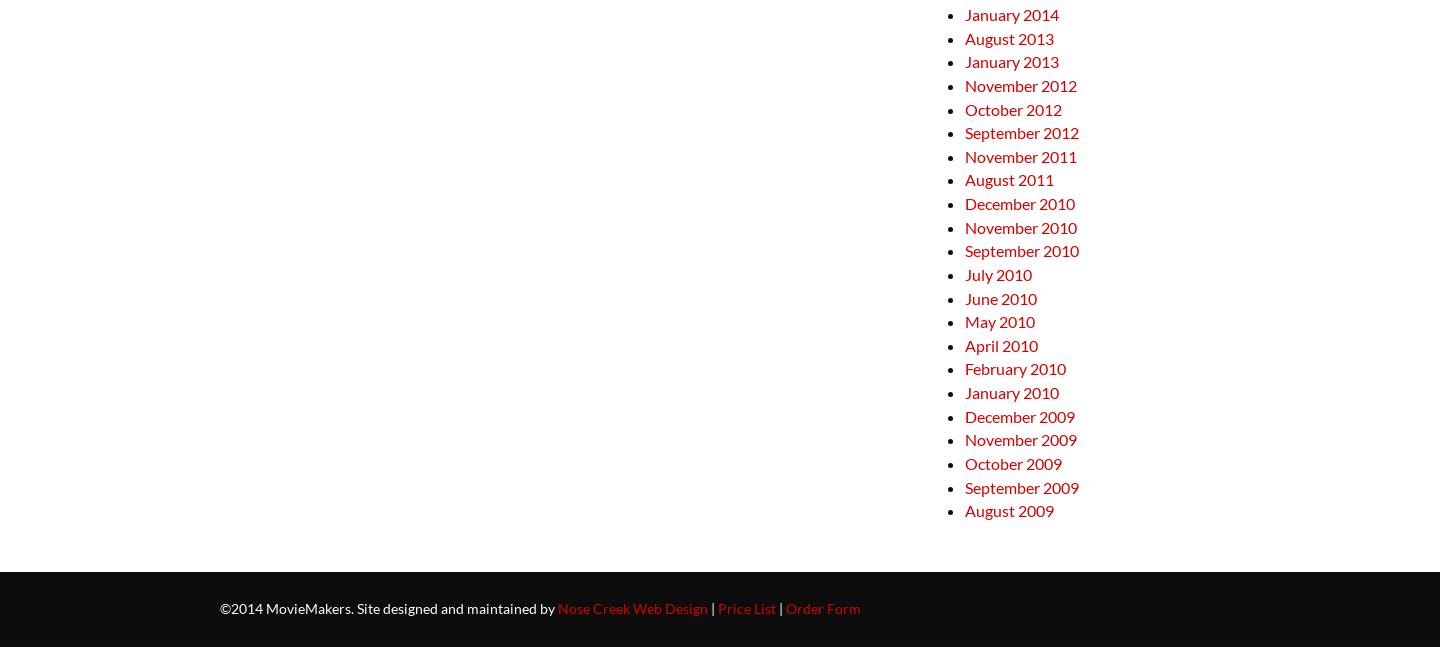  I want to click on 'January 2014', so click(1011, 13).